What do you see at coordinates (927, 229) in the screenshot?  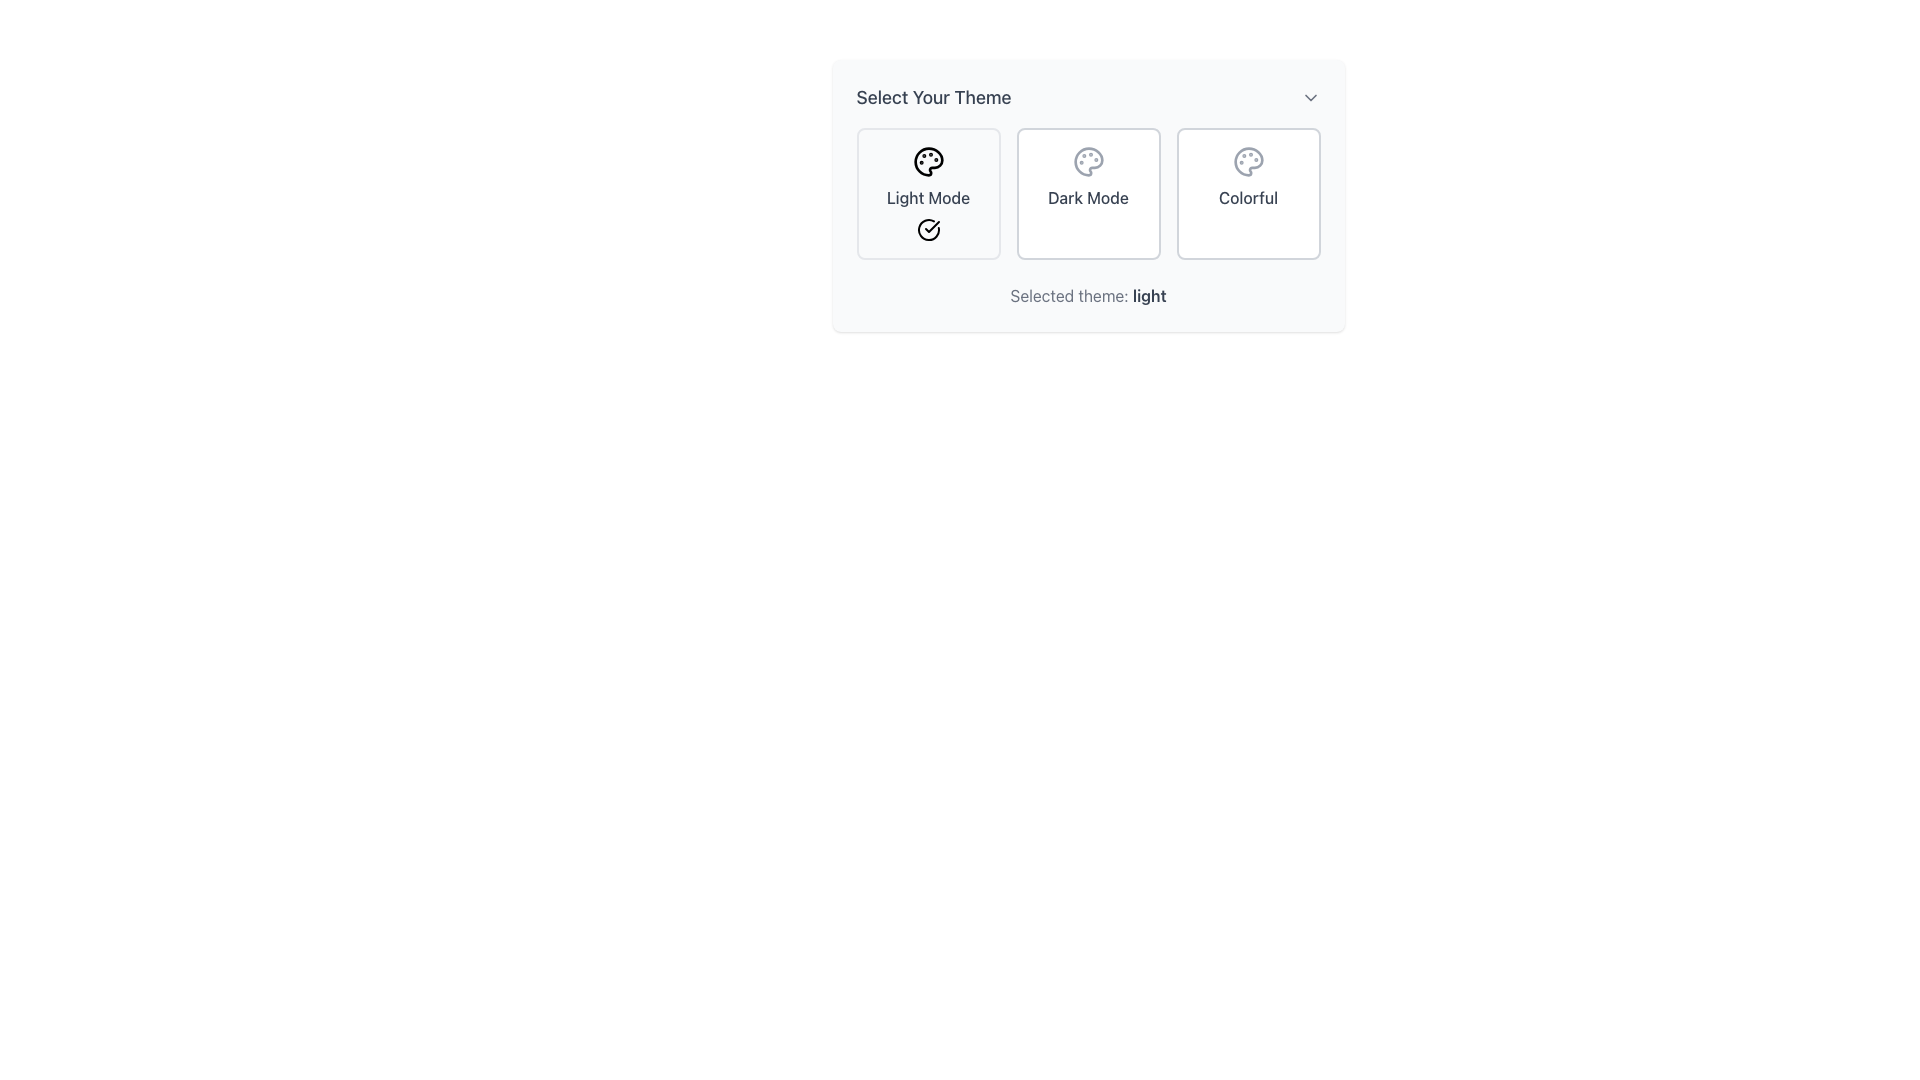 I see `the visual indication of the circular graphical icon within the 'Light Mode' button in the 'Select Your Theme' layout` at bounding box center [927, 229].